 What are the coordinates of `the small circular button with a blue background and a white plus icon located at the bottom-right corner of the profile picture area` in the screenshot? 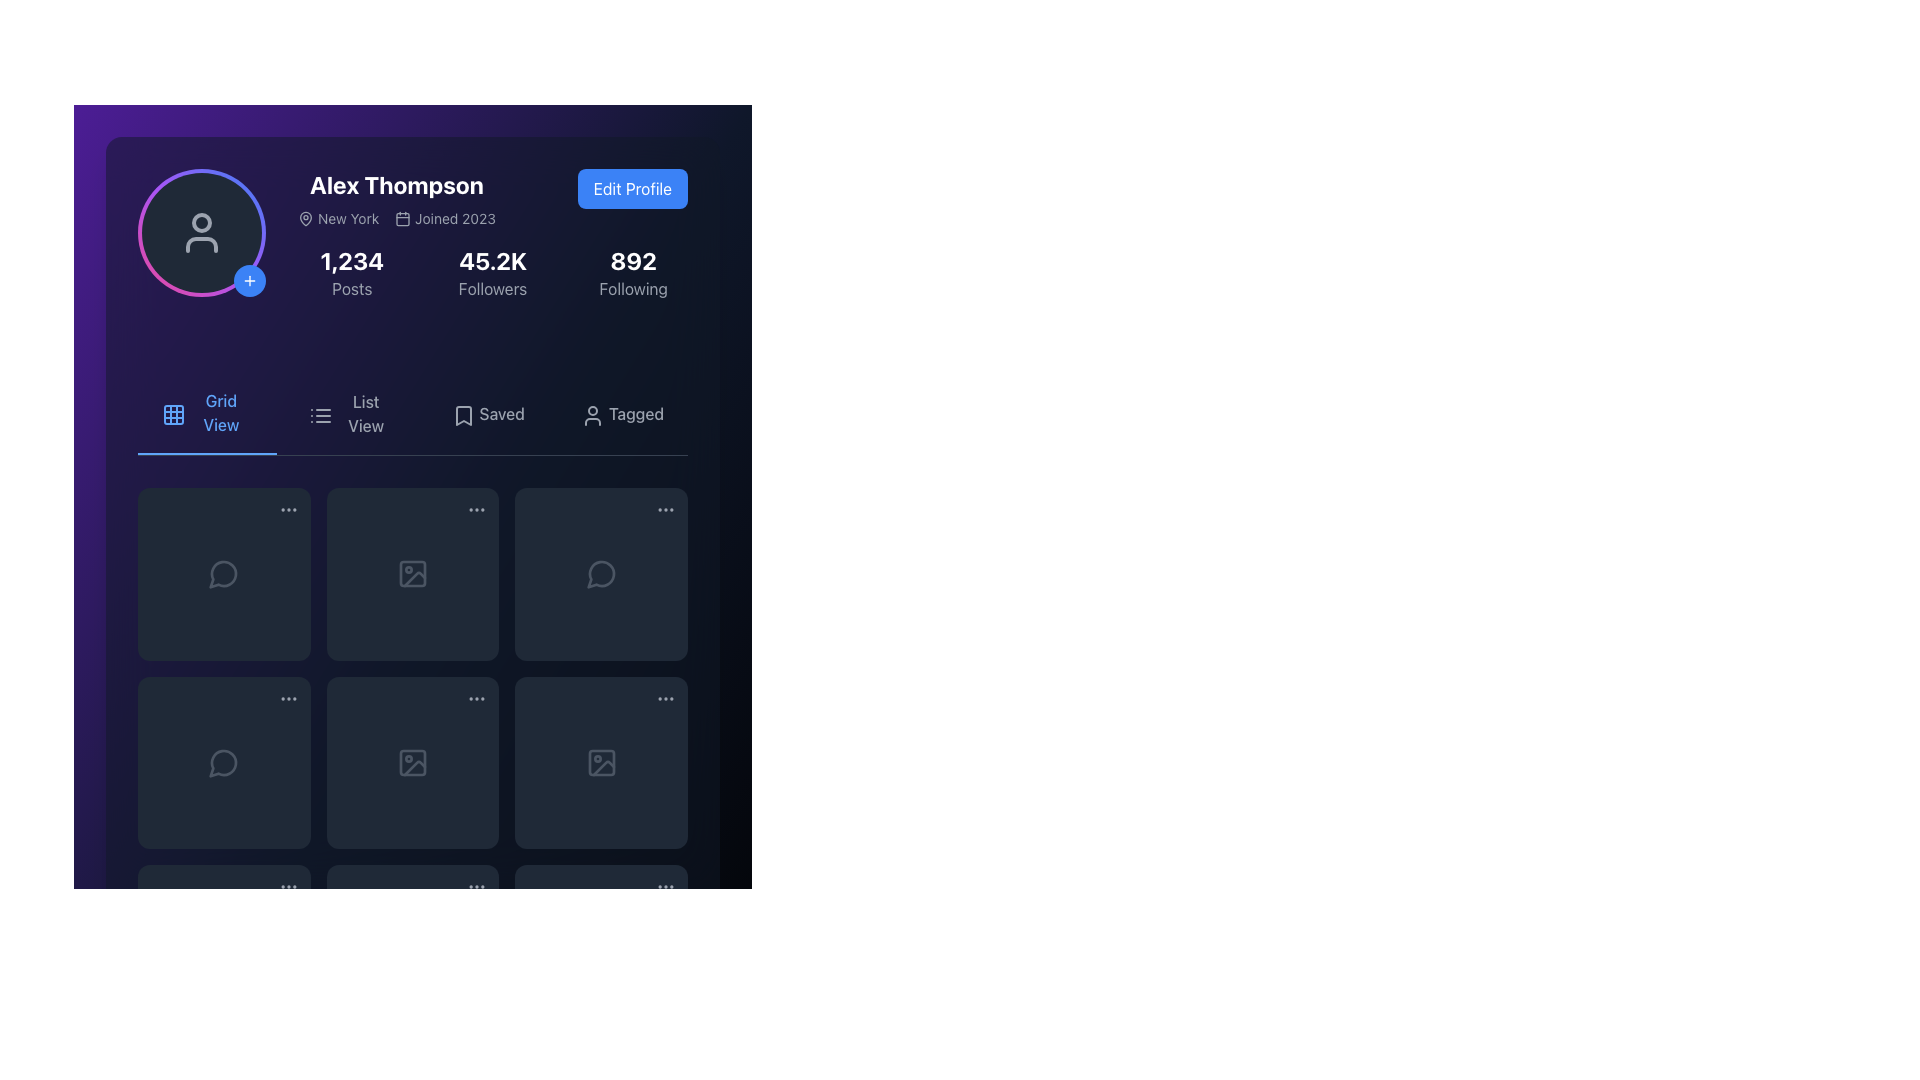 It's located at (248, 281).